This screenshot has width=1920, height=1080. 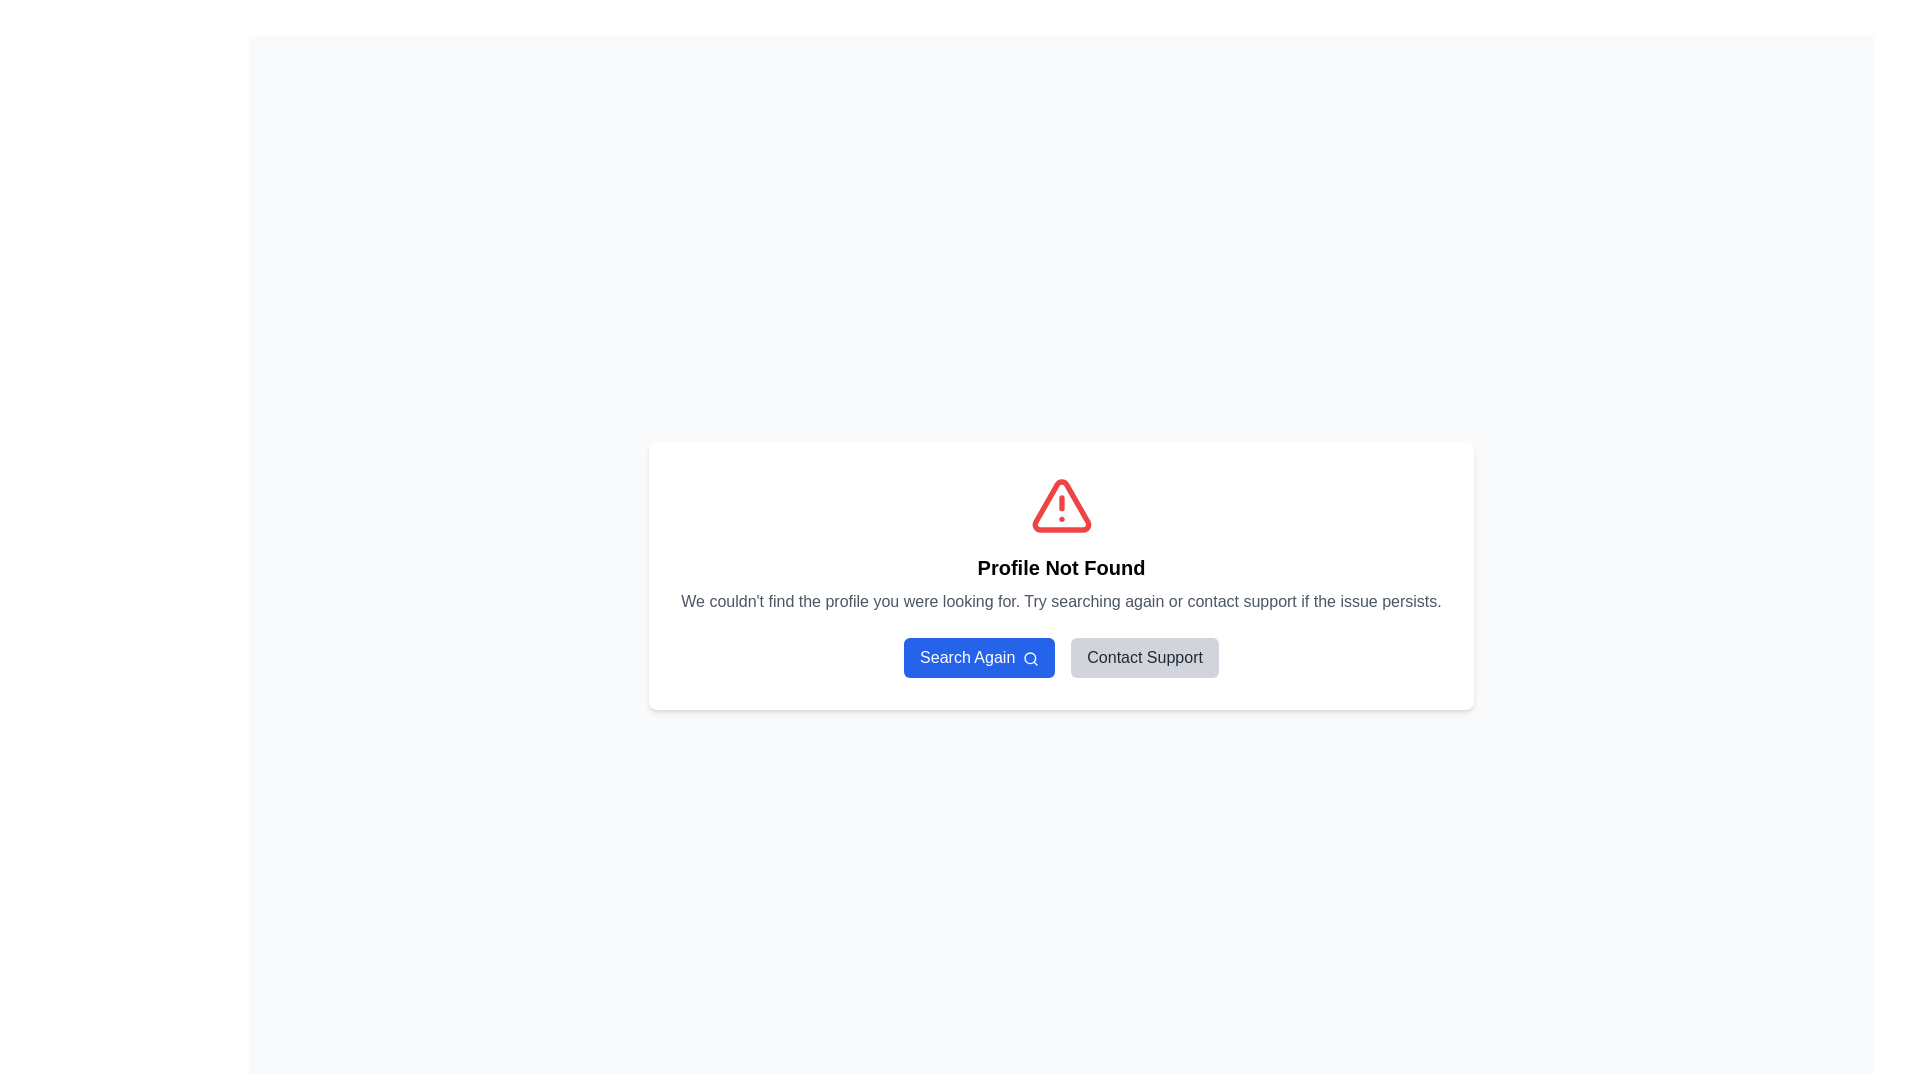 I want to click on the search icon located on the right side of the 'Search Again' button, adjacent to its text label, below the 'Profile Not Found' message, so click(x=1031, y=658).